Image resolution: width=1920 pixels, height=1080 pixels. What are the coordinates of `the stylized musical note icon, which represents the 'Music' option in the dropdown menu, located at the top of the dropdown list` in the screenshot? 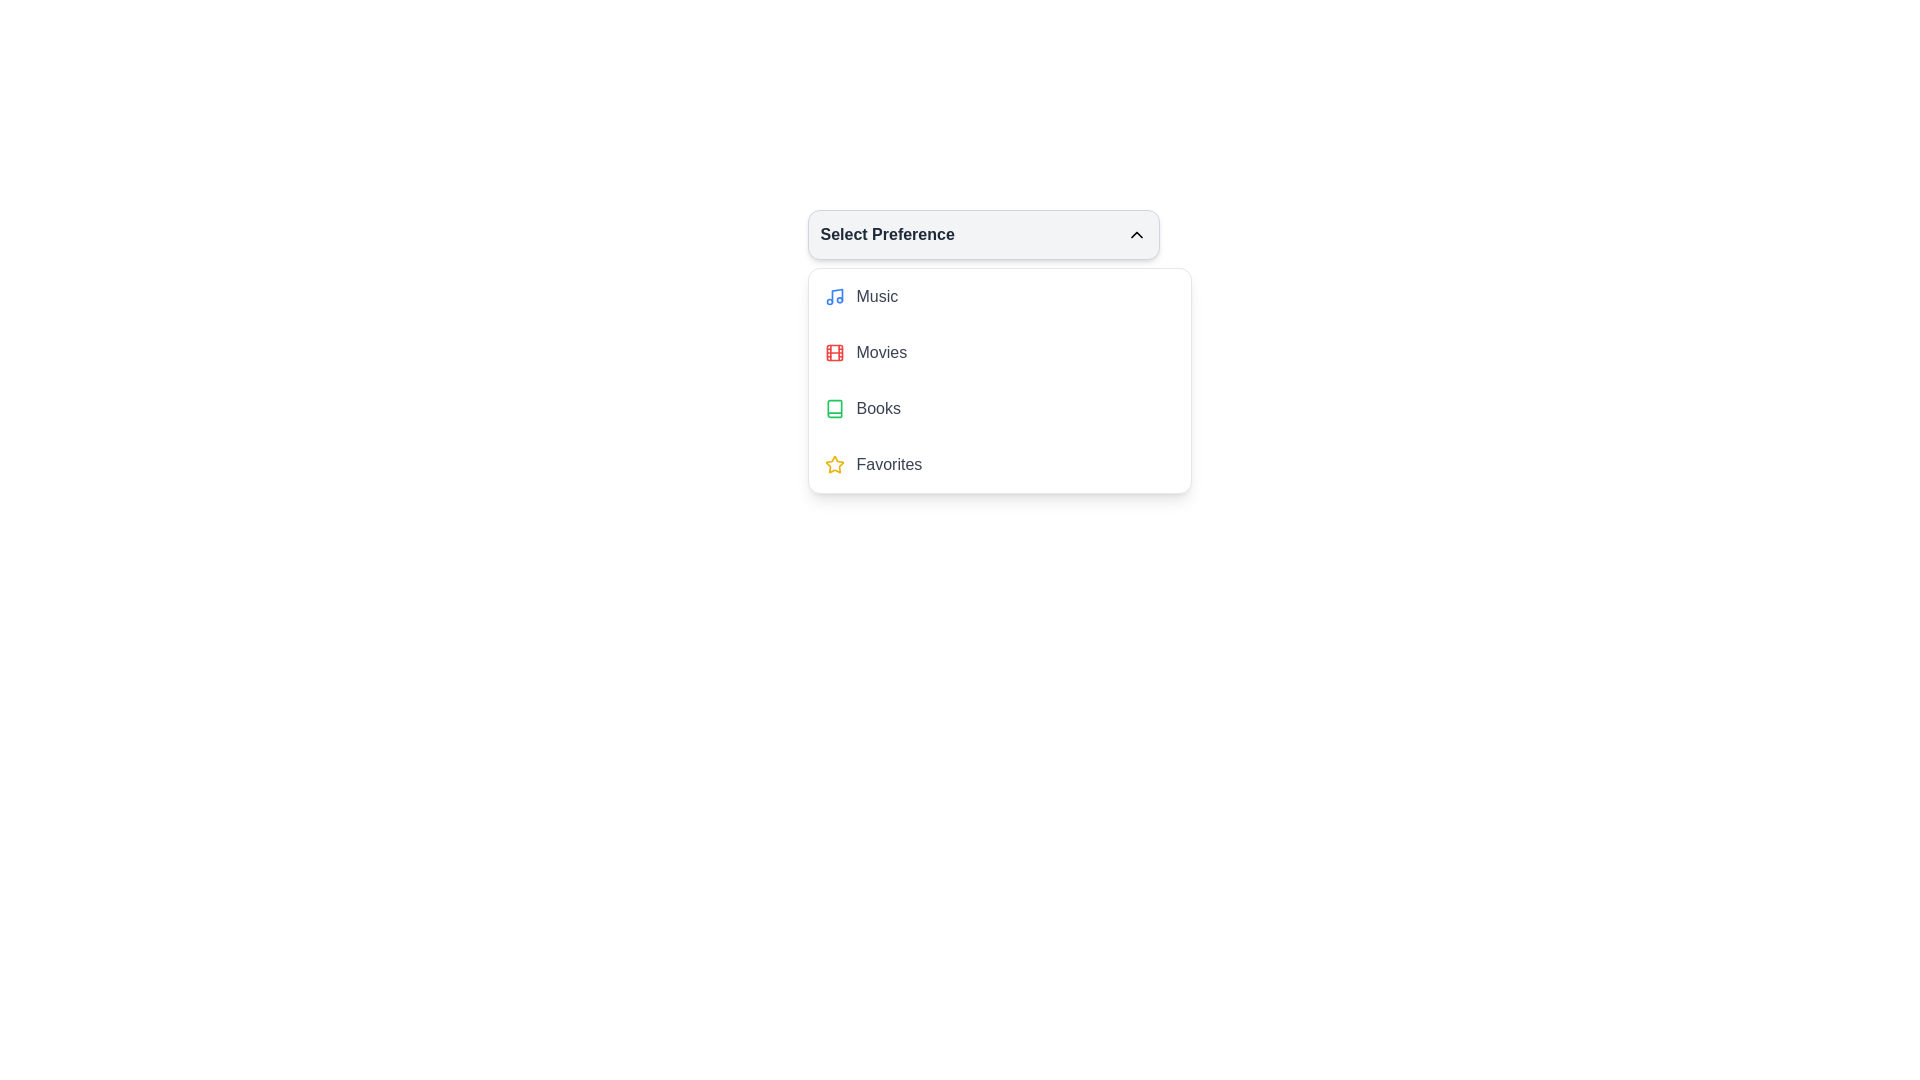 It's located at (836, 294).